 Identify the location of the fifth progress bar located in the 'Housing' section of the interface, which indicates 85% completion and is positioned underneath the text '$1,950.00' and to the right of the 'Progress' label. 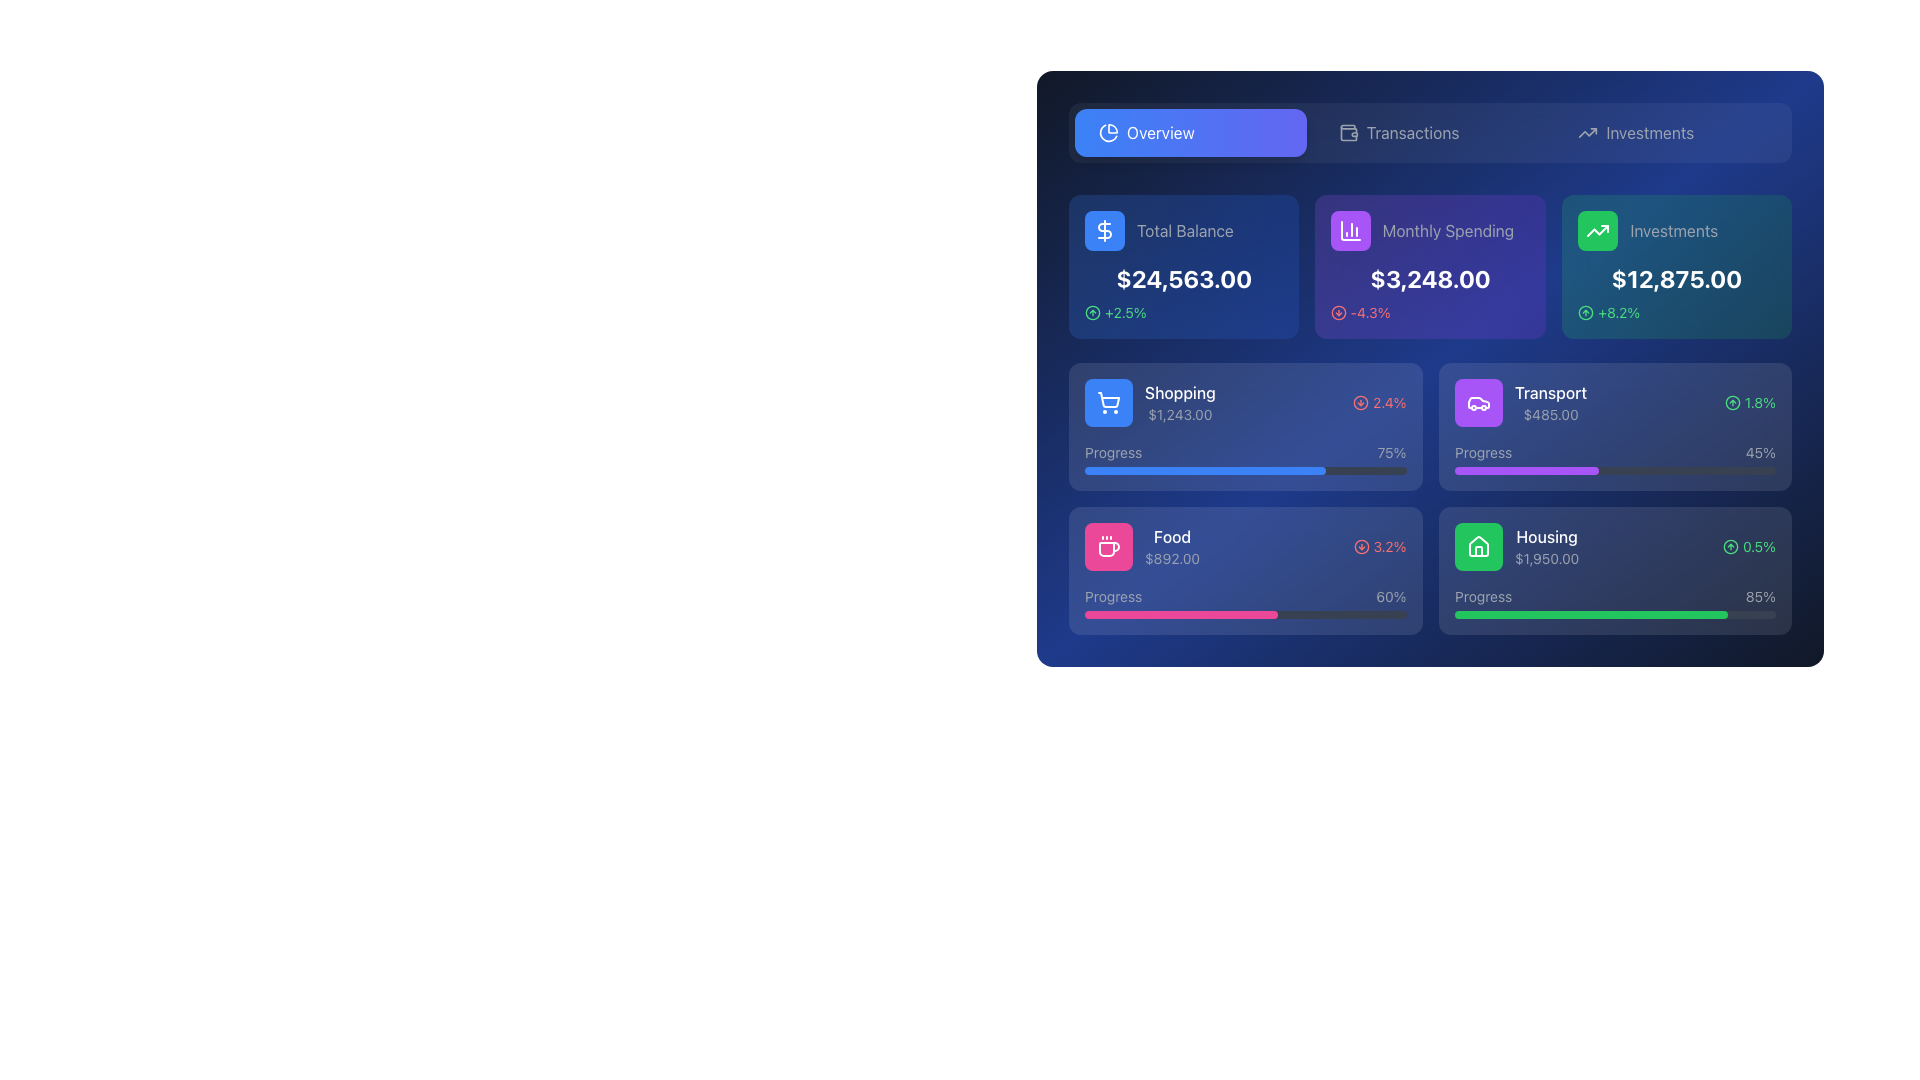
(1615, 613).